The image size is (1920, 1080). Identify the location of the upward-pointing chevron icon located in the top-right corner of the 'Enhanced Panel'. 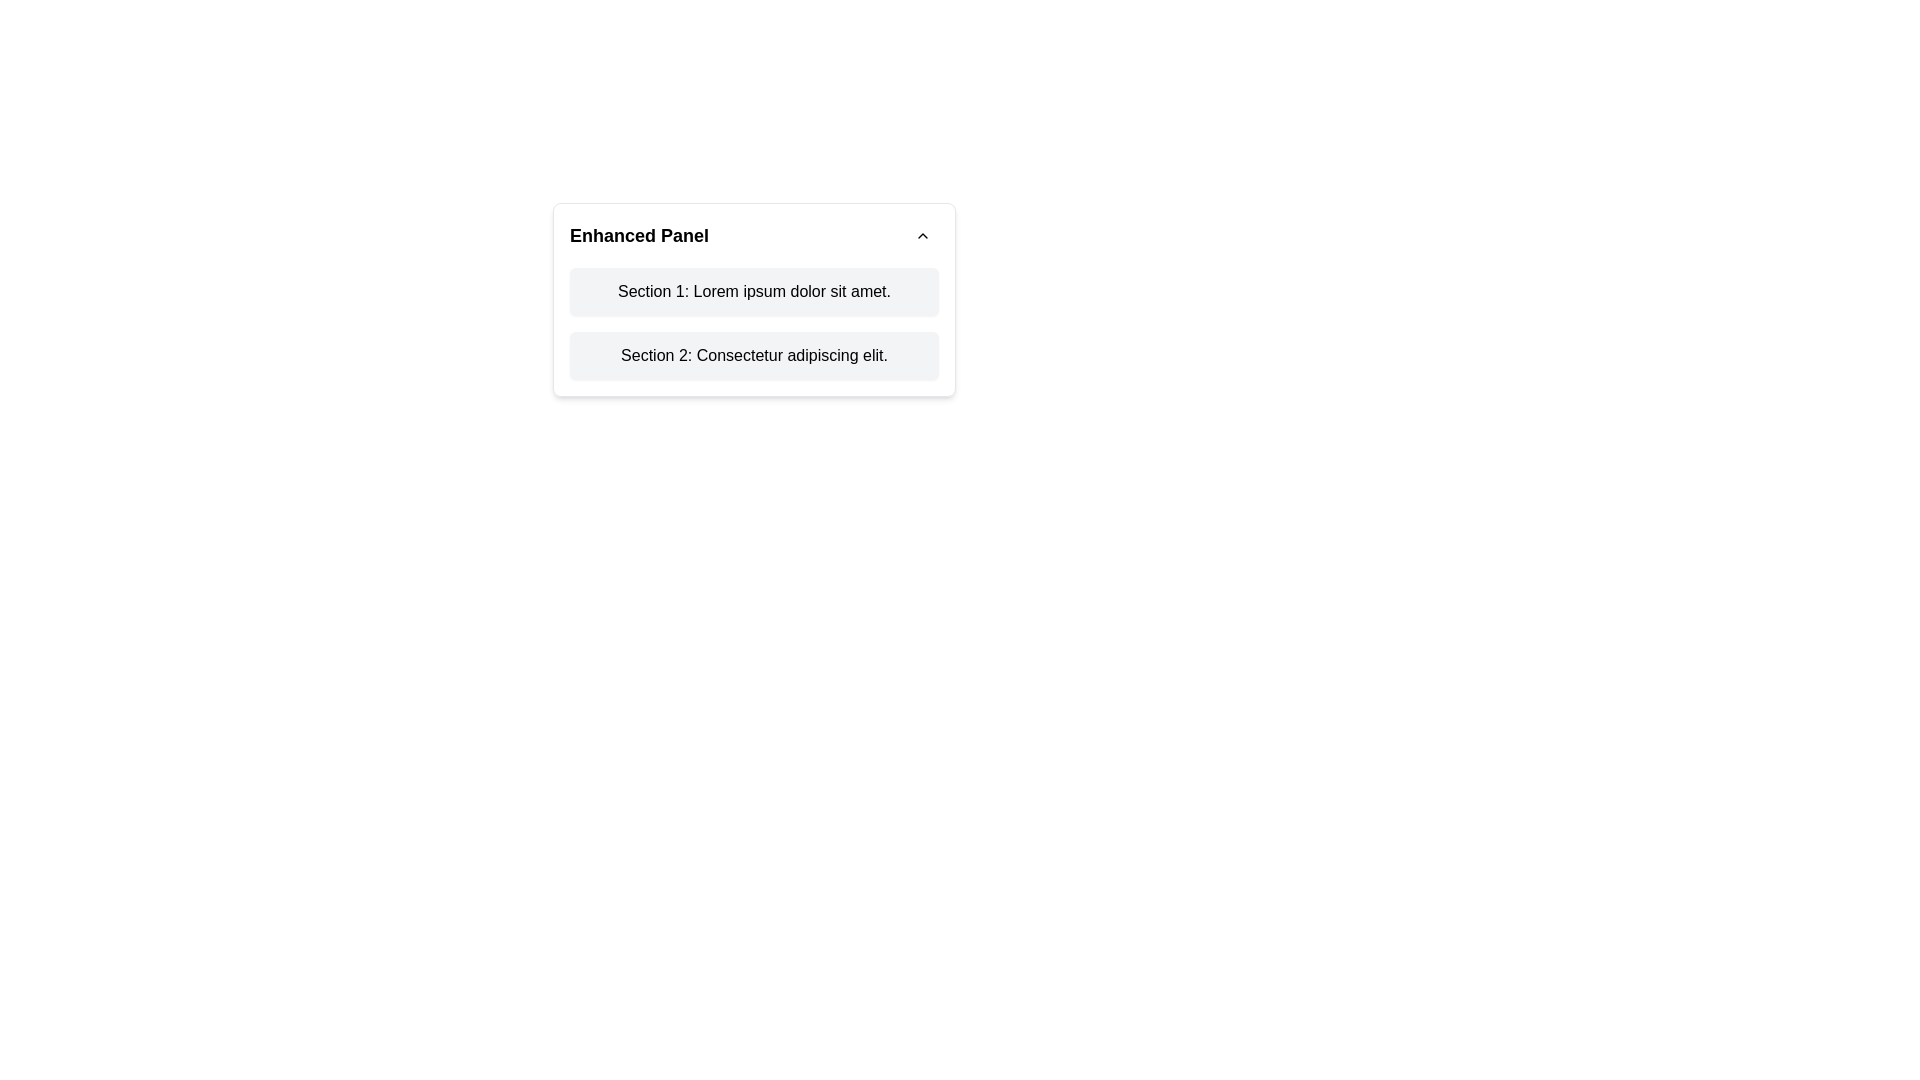
(921, 234).